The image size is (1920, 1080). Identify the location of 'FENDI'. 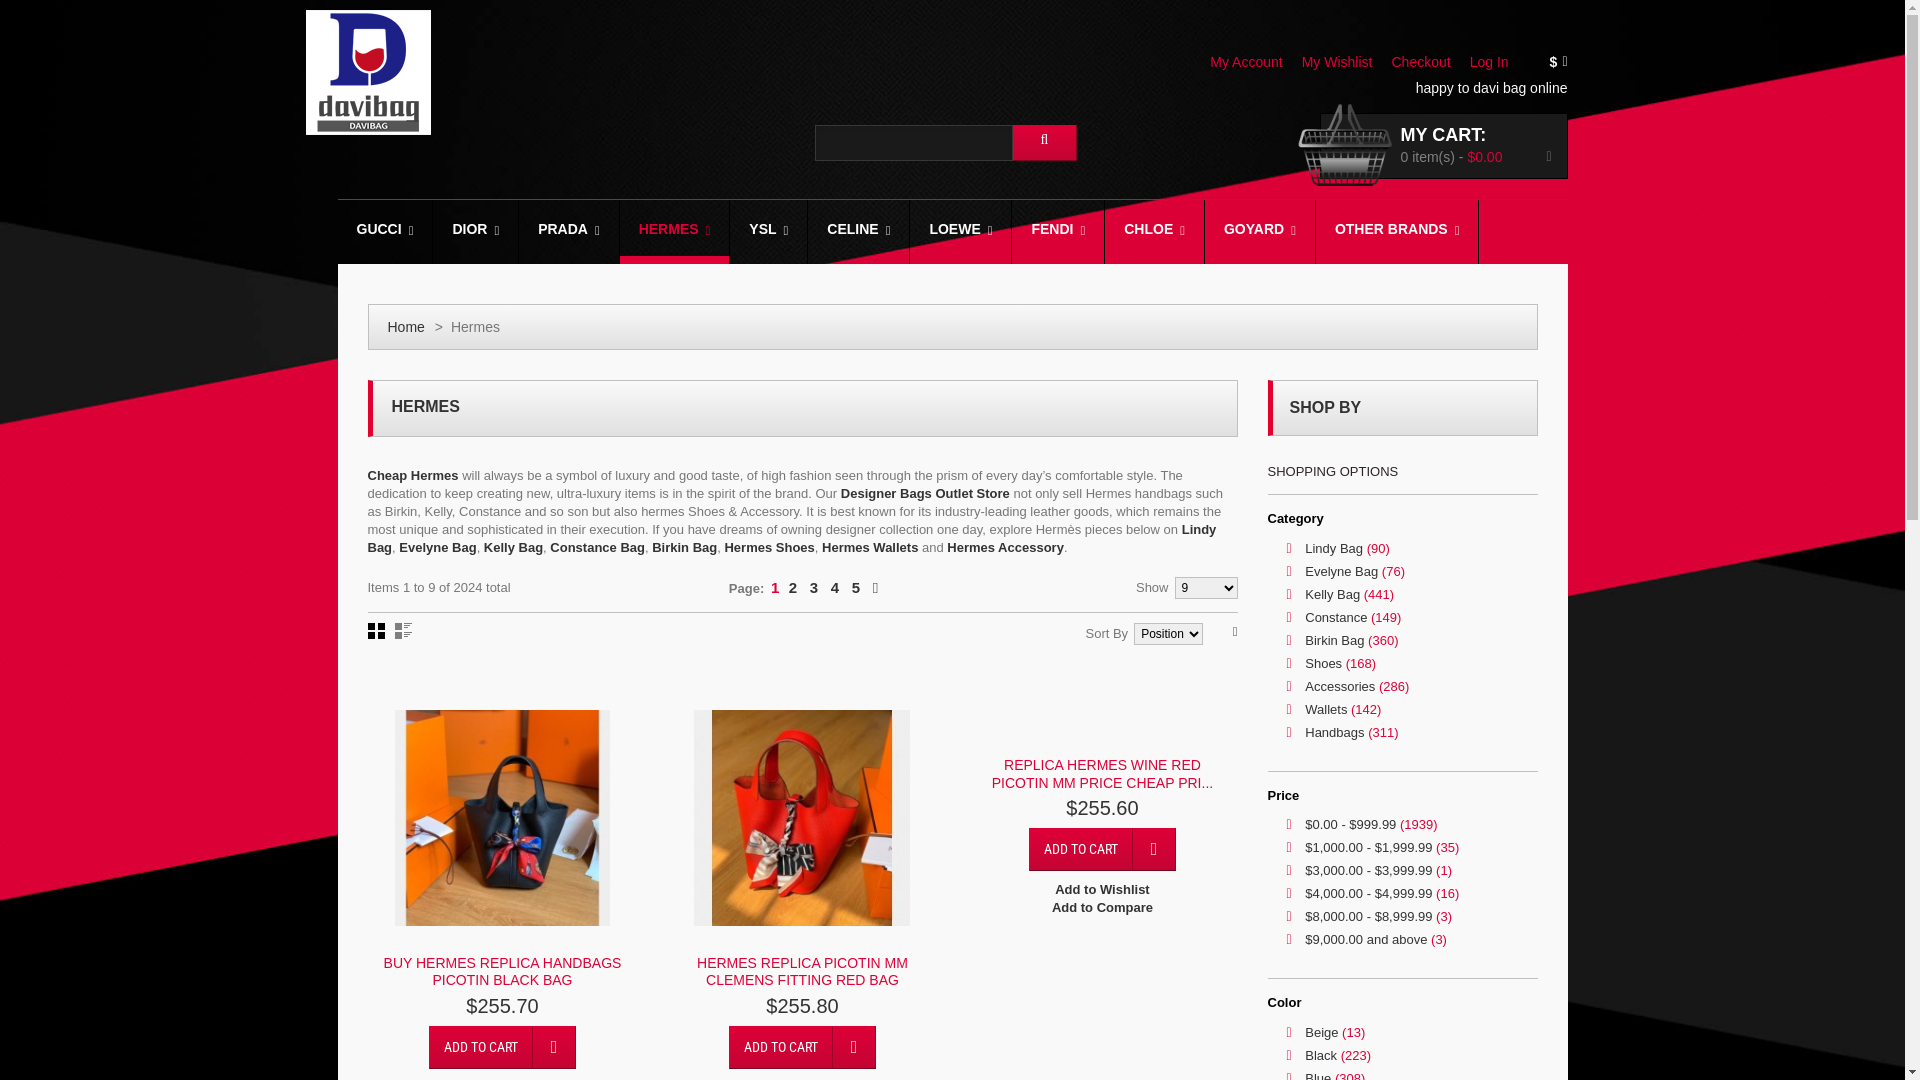
(1056, 230).